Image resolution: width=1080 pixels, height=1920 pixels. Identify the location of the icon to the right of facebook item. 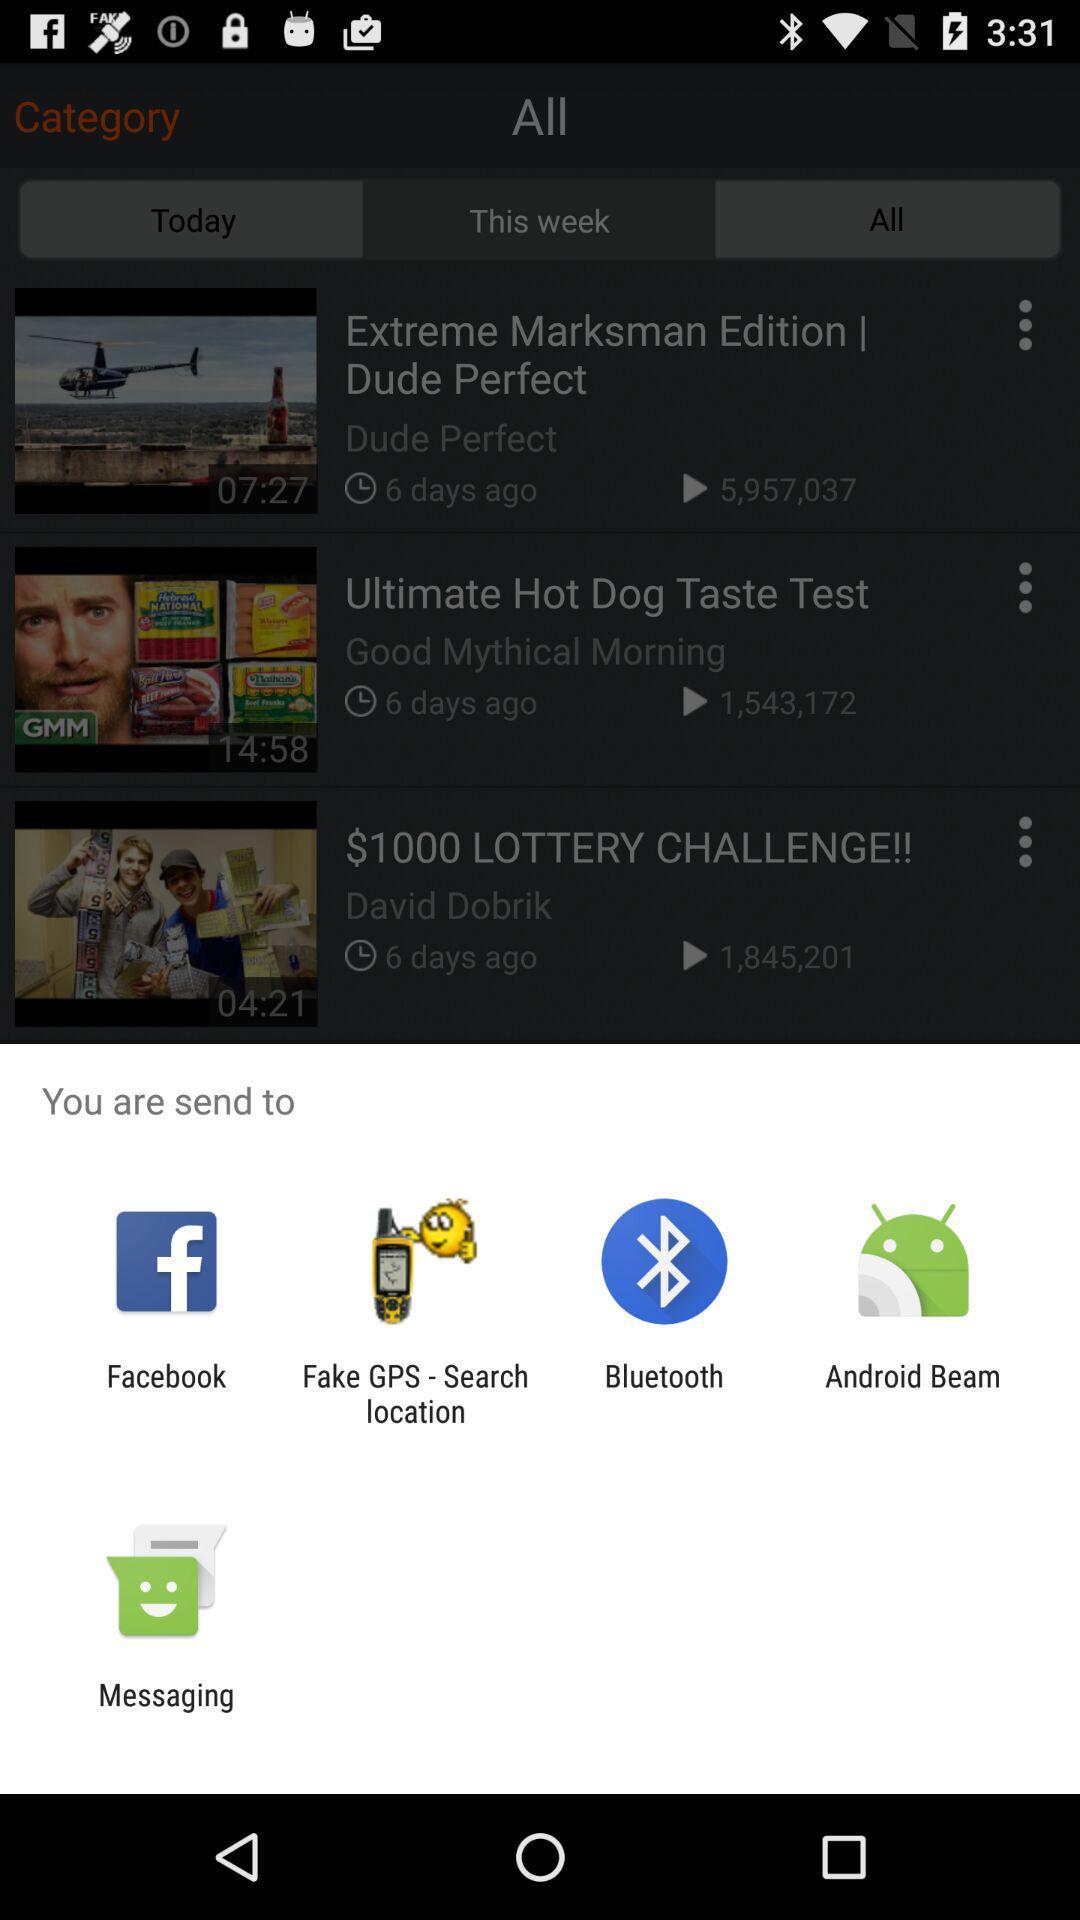
(414, 1392).